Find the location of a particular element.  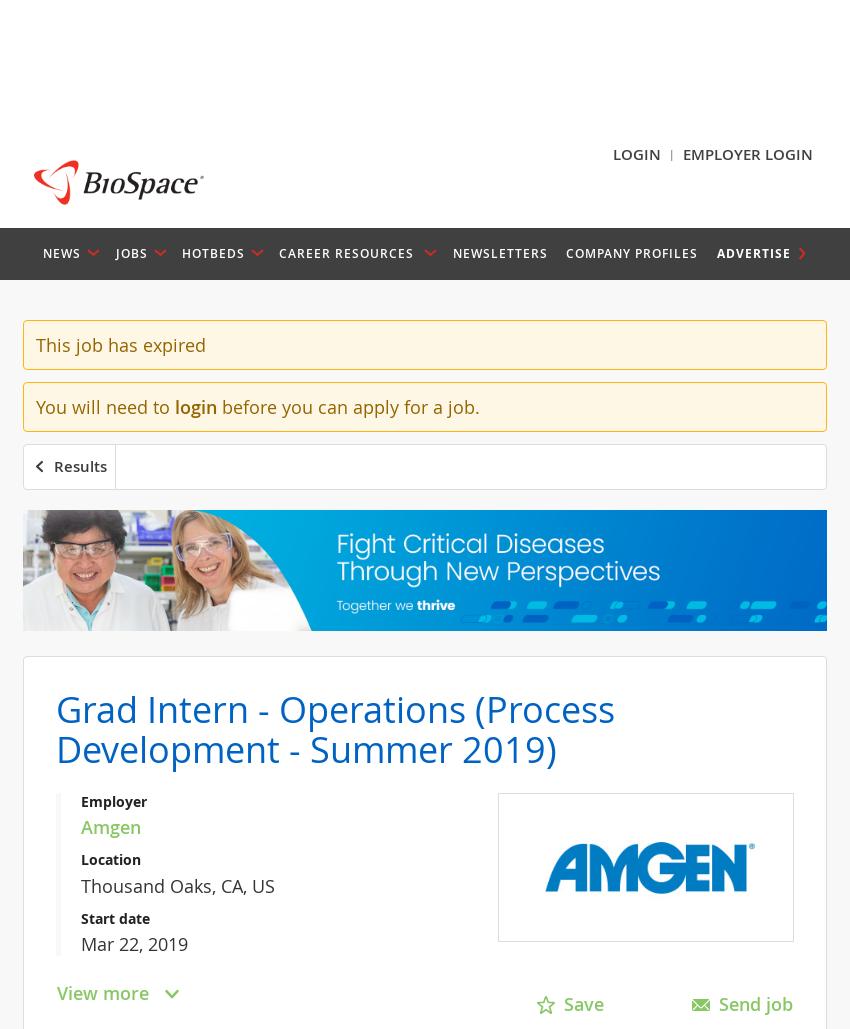

'Advertise' is located at coordinates (753, 251).